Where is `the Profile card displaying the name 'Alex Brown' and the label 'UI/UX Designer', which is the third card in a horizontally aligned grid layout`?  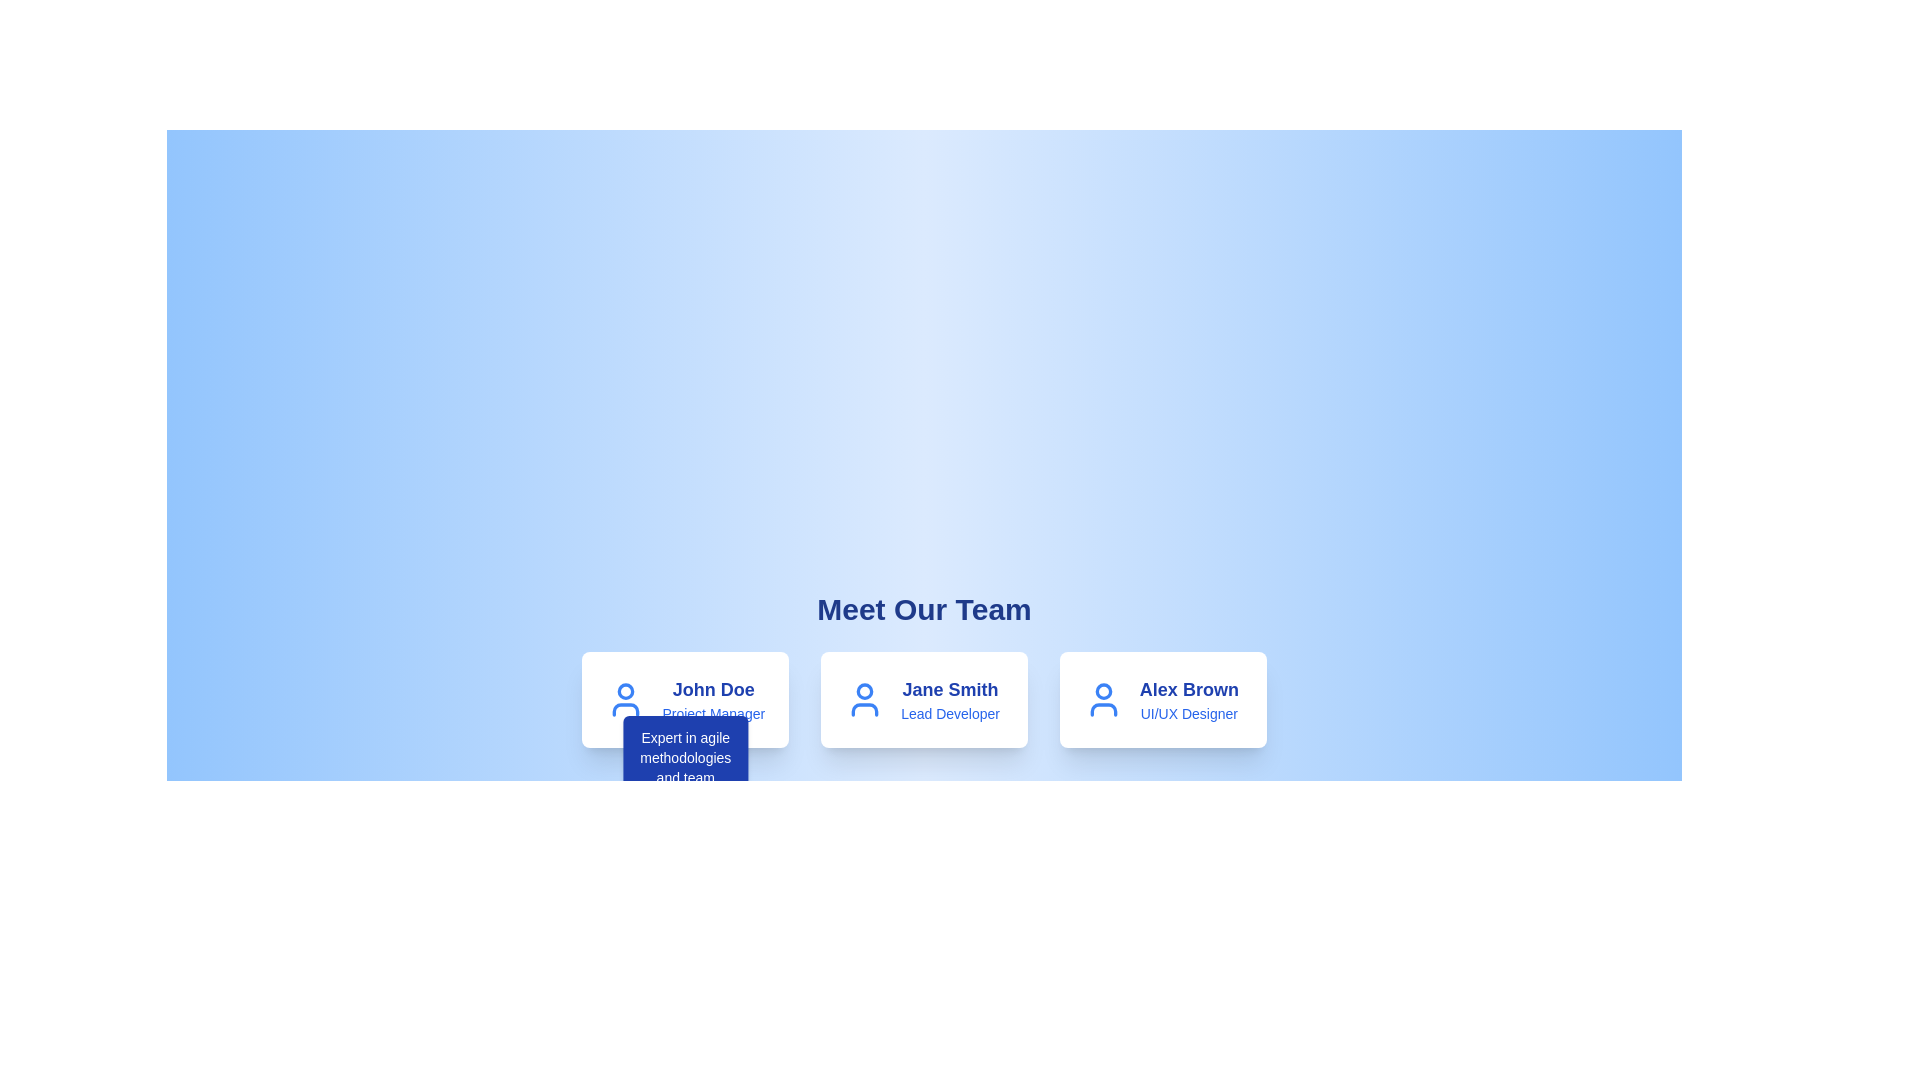
the Profile card displaying the name 'Alex Brown' and the label 'UI/UX Designer', which is the third card in a horizontally aligned grid layout is located at coordinates (1163, 698).